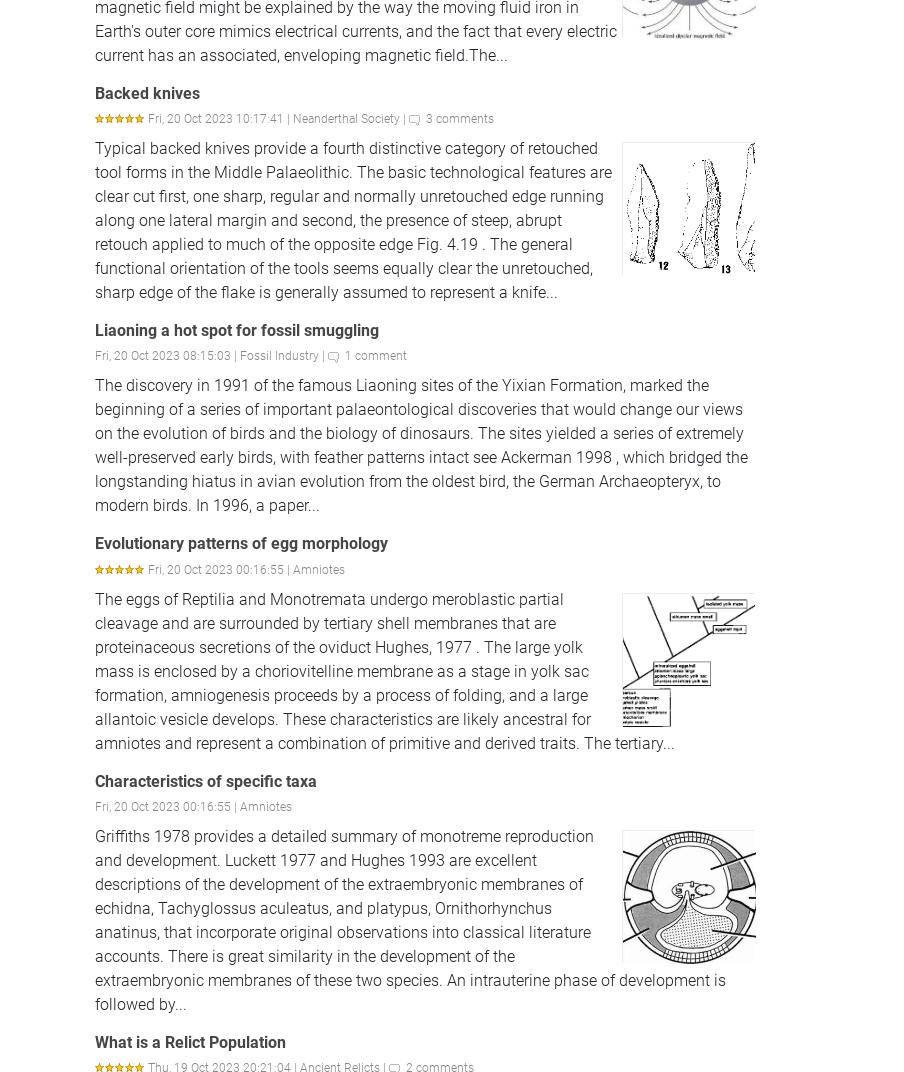 This screenshot has height=1072, width=904. I want to click on 'Characteristics of specific taxa', so click(206, 780).